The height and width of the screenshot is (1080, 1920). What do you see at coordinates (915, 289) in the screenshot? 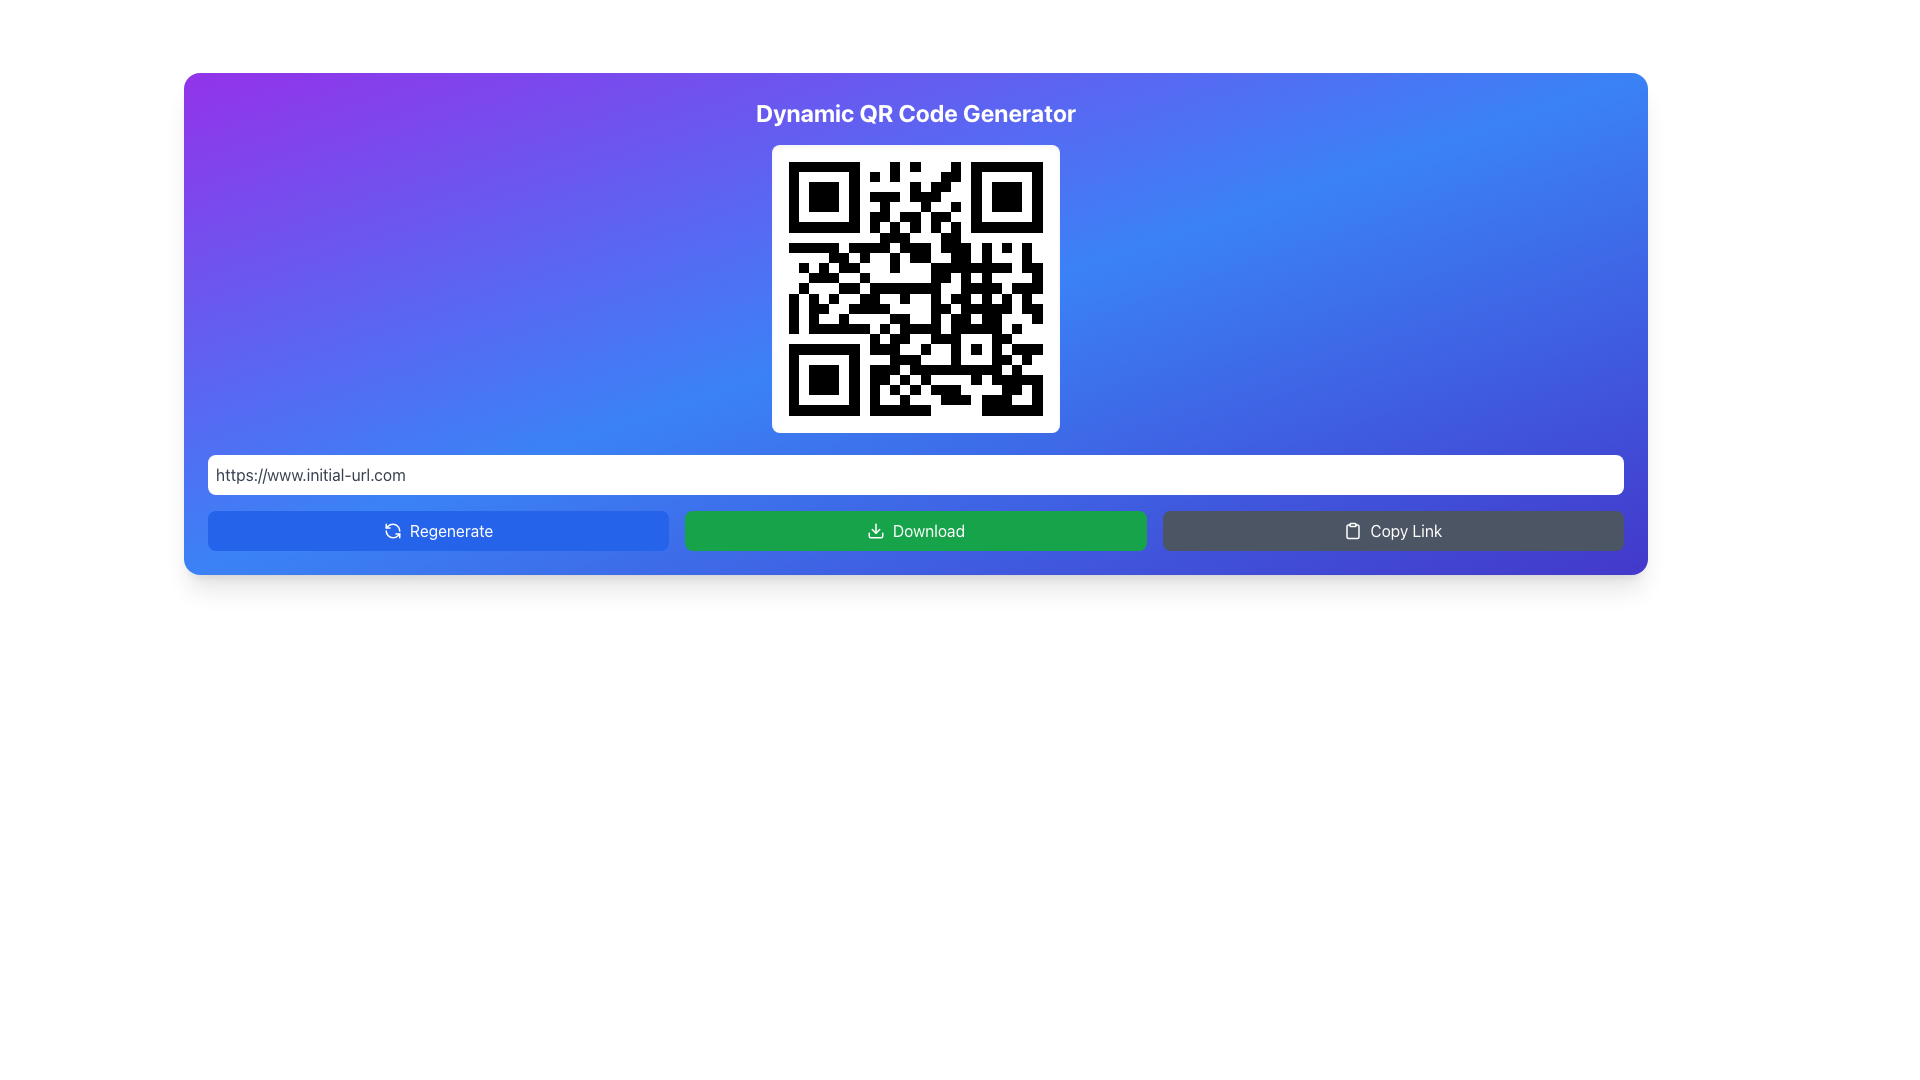
I see `the QR code image located centrally within a white card` at bounding box center [915, 289].